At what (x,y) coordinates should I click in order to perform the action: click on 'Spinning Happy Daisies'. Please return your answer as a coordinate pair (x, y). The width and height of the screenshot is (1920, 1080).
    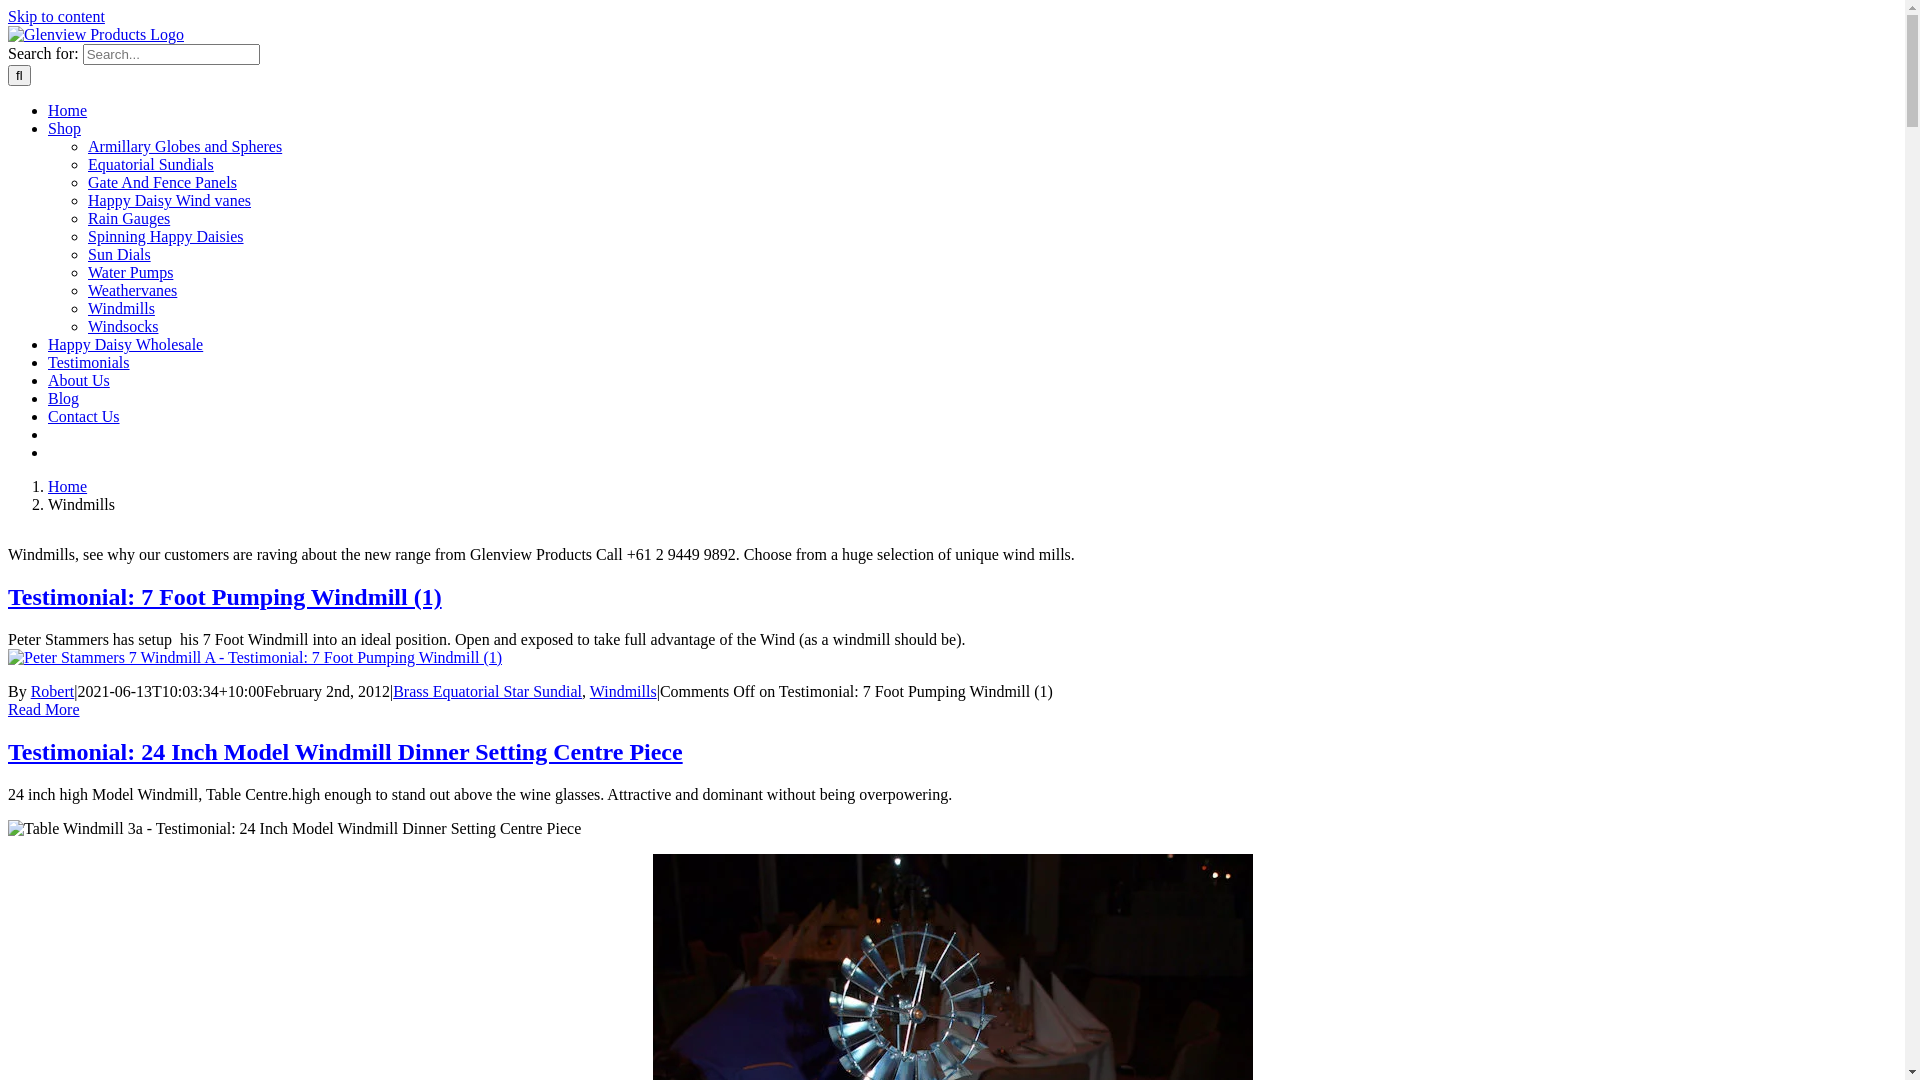
    Looking at the image, I should click on (86, 235).